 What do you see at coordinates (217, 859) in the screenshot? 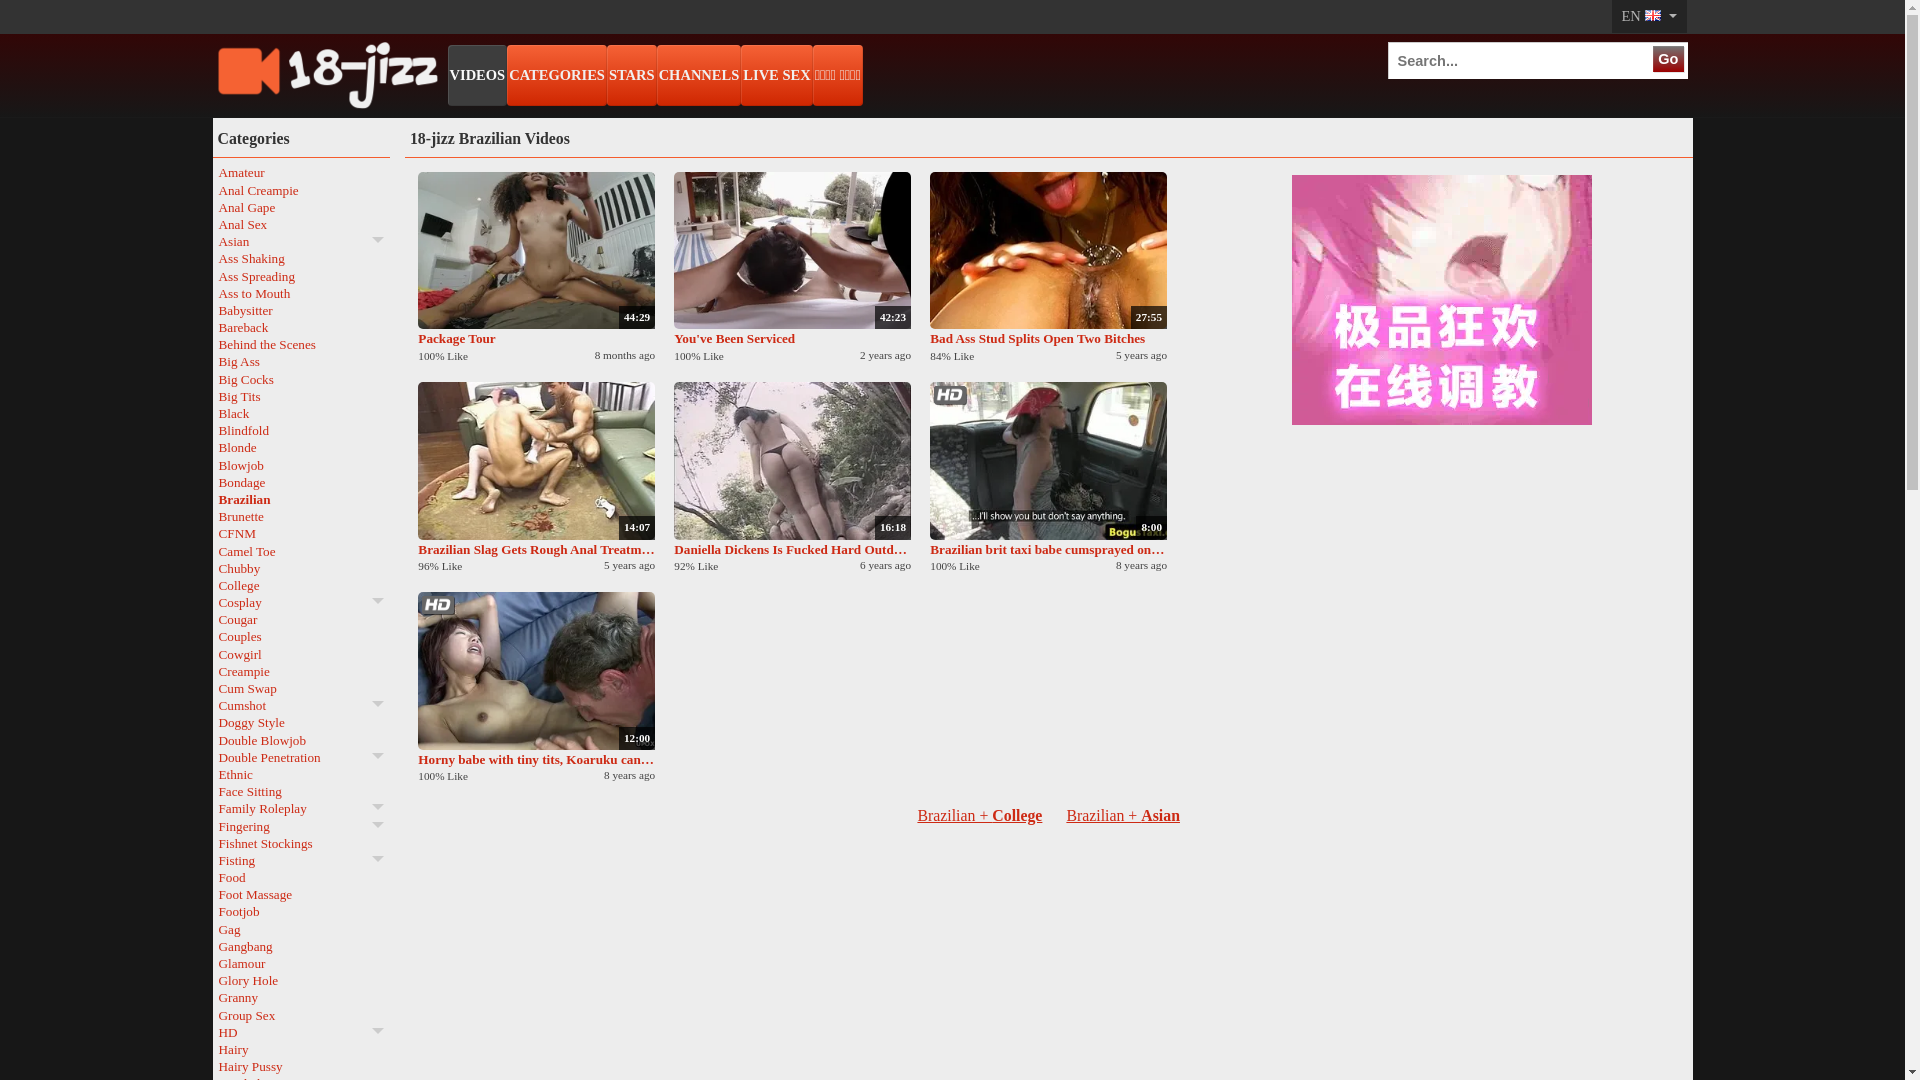
I see `'Fisting'` at bounding box center [217, 859].